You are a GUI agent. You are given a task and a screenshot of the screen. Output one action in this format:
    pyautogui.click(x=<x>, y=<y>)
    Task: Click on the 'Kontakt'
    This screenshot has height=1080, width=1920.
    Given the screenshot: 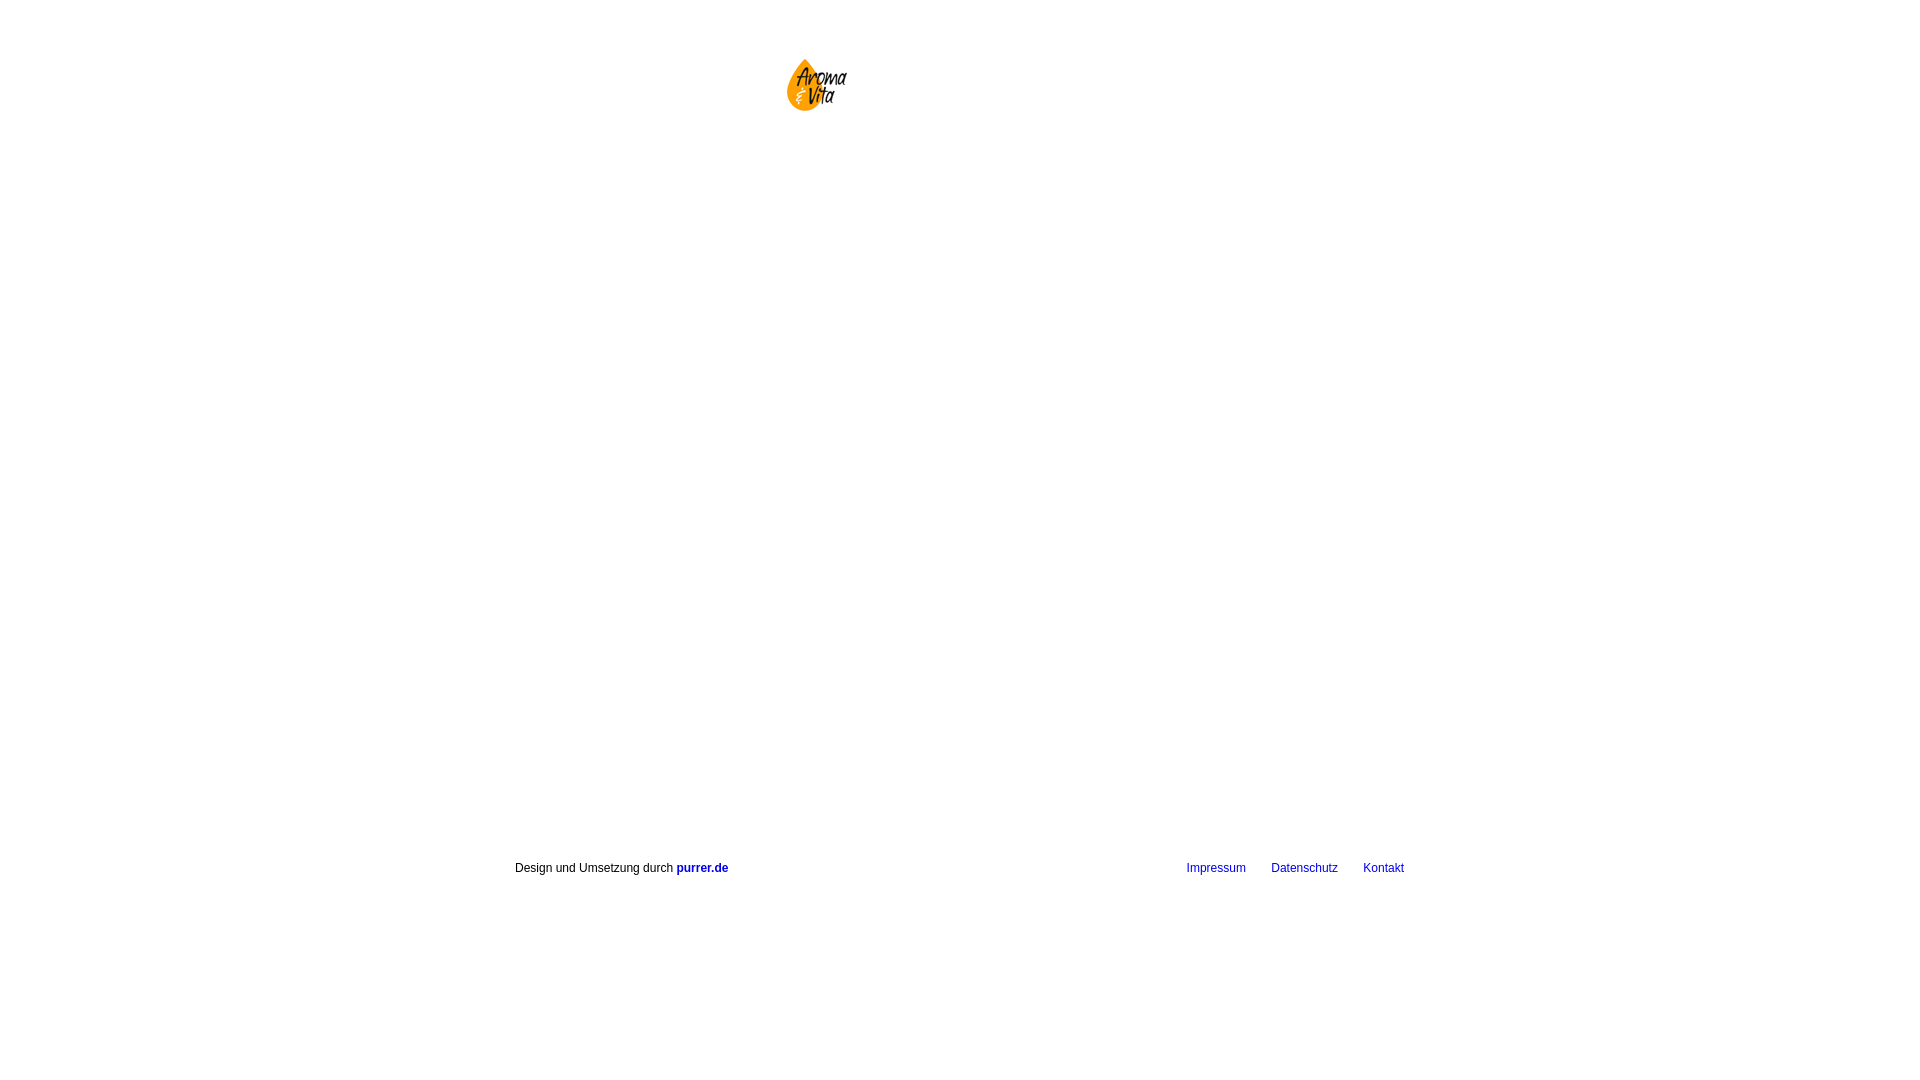 What is the action you would take?
    pyautogui.click(x=1382, y=866)
    